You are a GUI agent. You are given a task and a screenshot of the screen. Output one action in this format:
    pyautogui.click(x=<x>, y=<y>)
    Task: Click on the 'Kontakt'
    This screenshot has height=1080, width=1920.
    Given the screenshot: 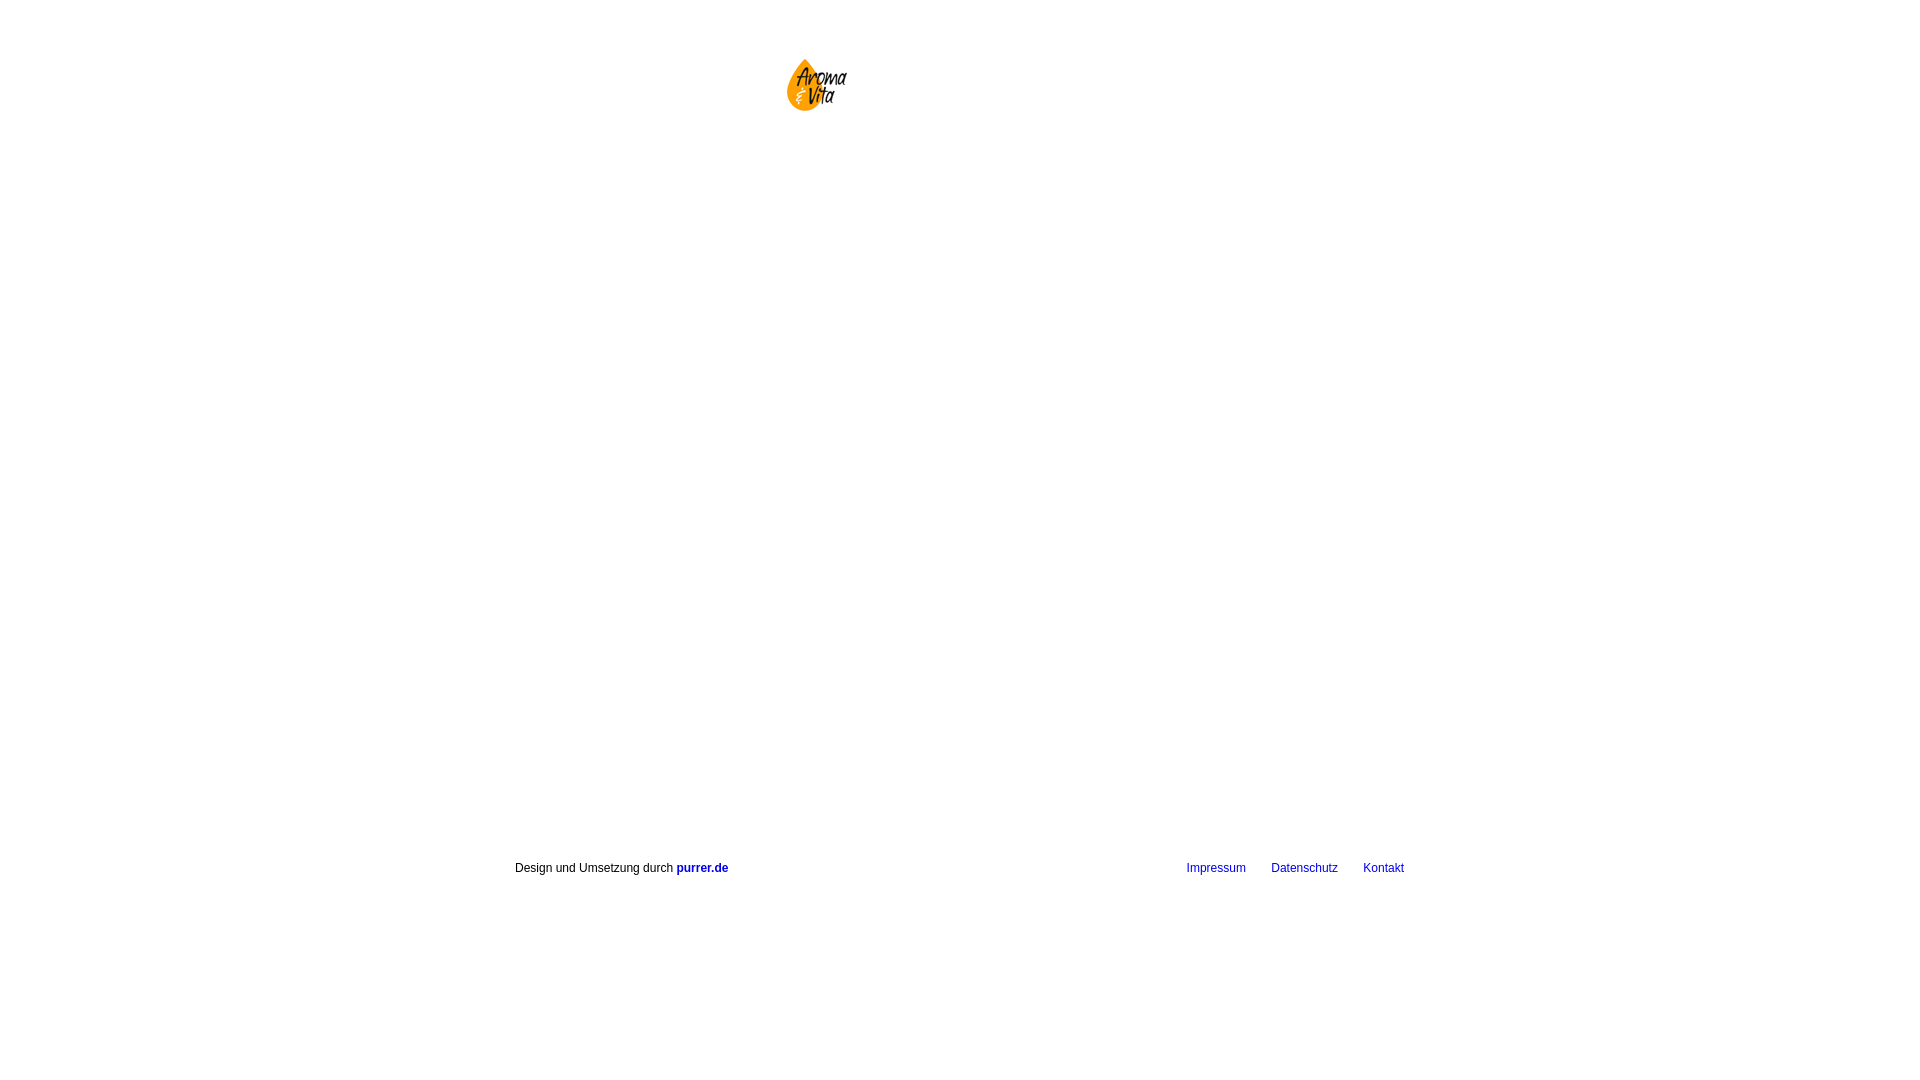 What is the action you would take?
    pyautogui.click(x=1382, y=866)
    